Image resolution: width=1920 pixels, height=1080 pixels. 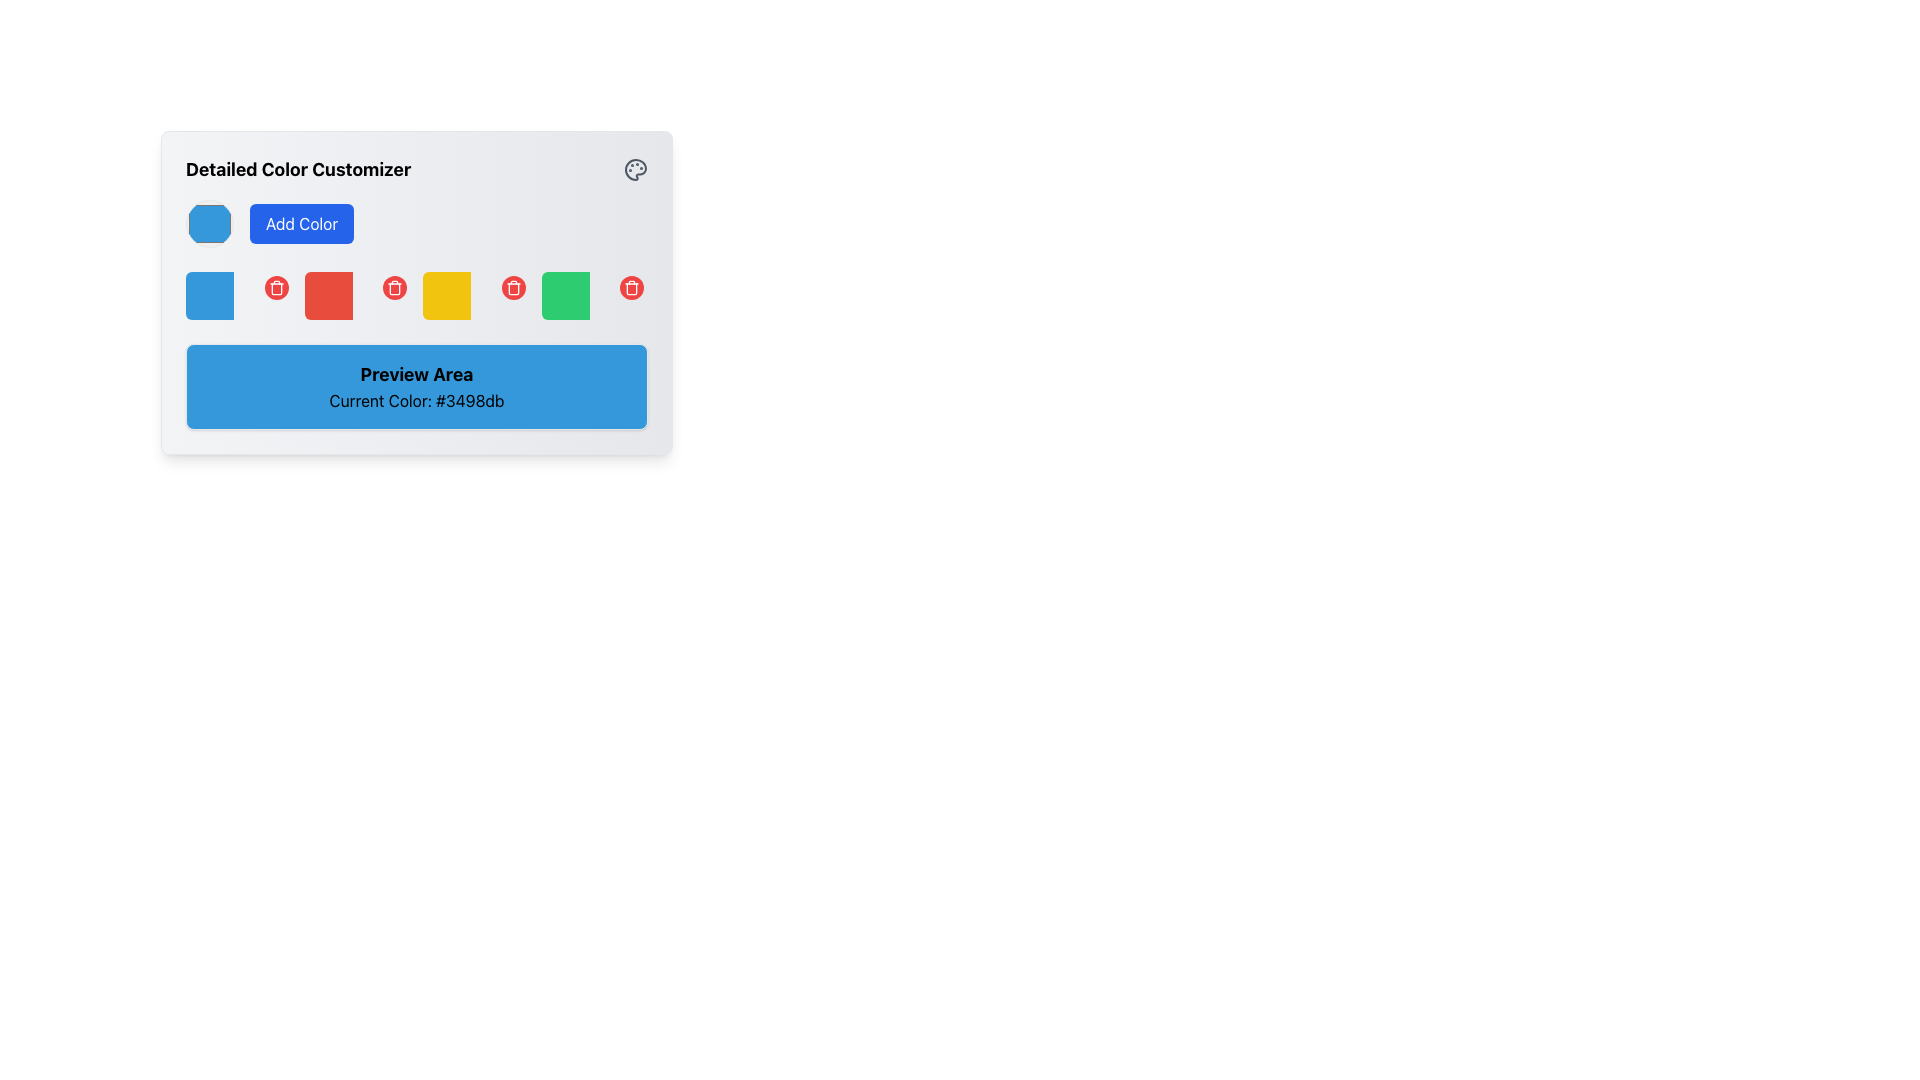 I want to click on the circular red button with a white trash can icon in the top-right corner of the green square color option, so click(x=631, y=288).